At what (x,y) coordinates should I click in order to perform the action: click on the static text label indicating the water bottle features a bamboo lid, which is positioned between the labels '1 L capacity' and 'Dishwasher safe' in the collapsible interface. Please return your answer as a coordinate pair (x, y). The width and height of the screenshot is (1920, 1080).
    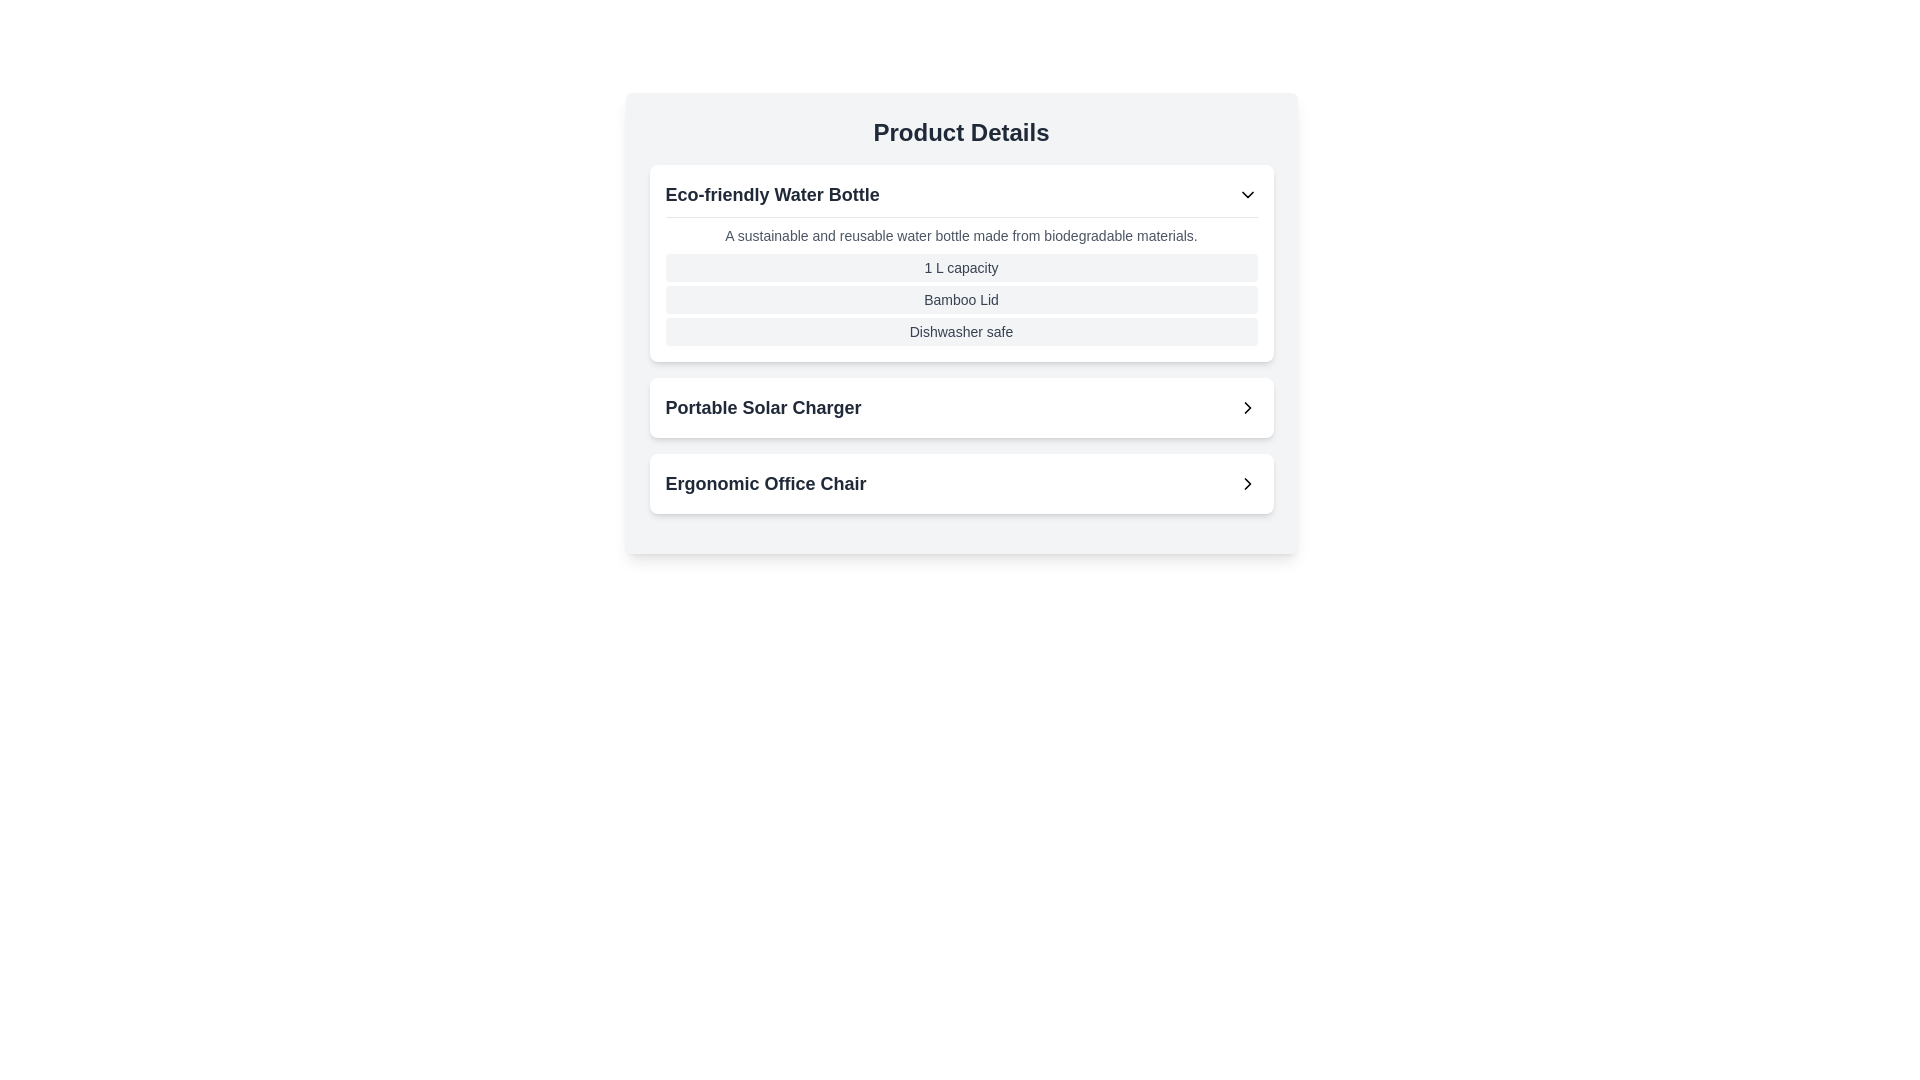
    Looking at the image, I should click on (961, 300).